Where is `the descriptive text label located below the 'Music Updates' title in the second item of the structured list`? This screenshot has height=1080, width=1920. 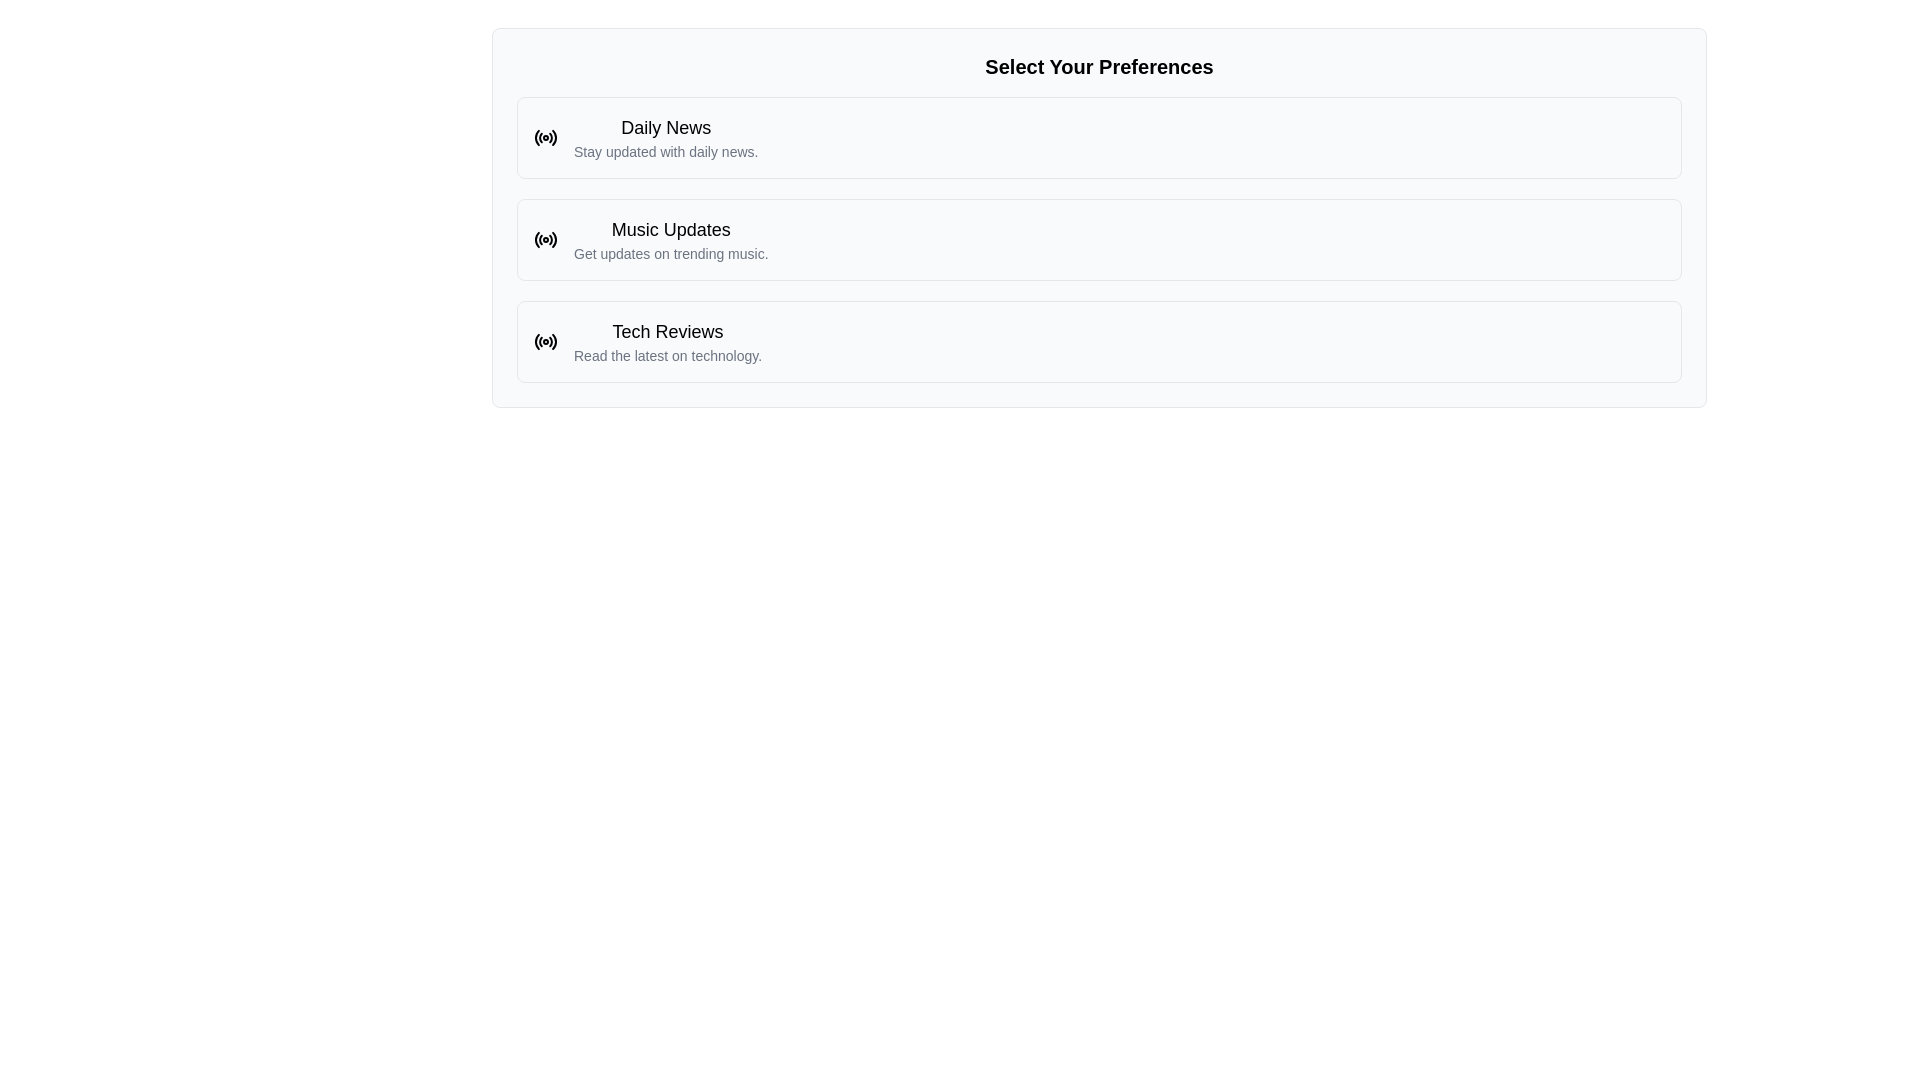 the descriptive text label located below the 'Music Updates' title in the second item of the structured list is located at coordinates (671, 253).